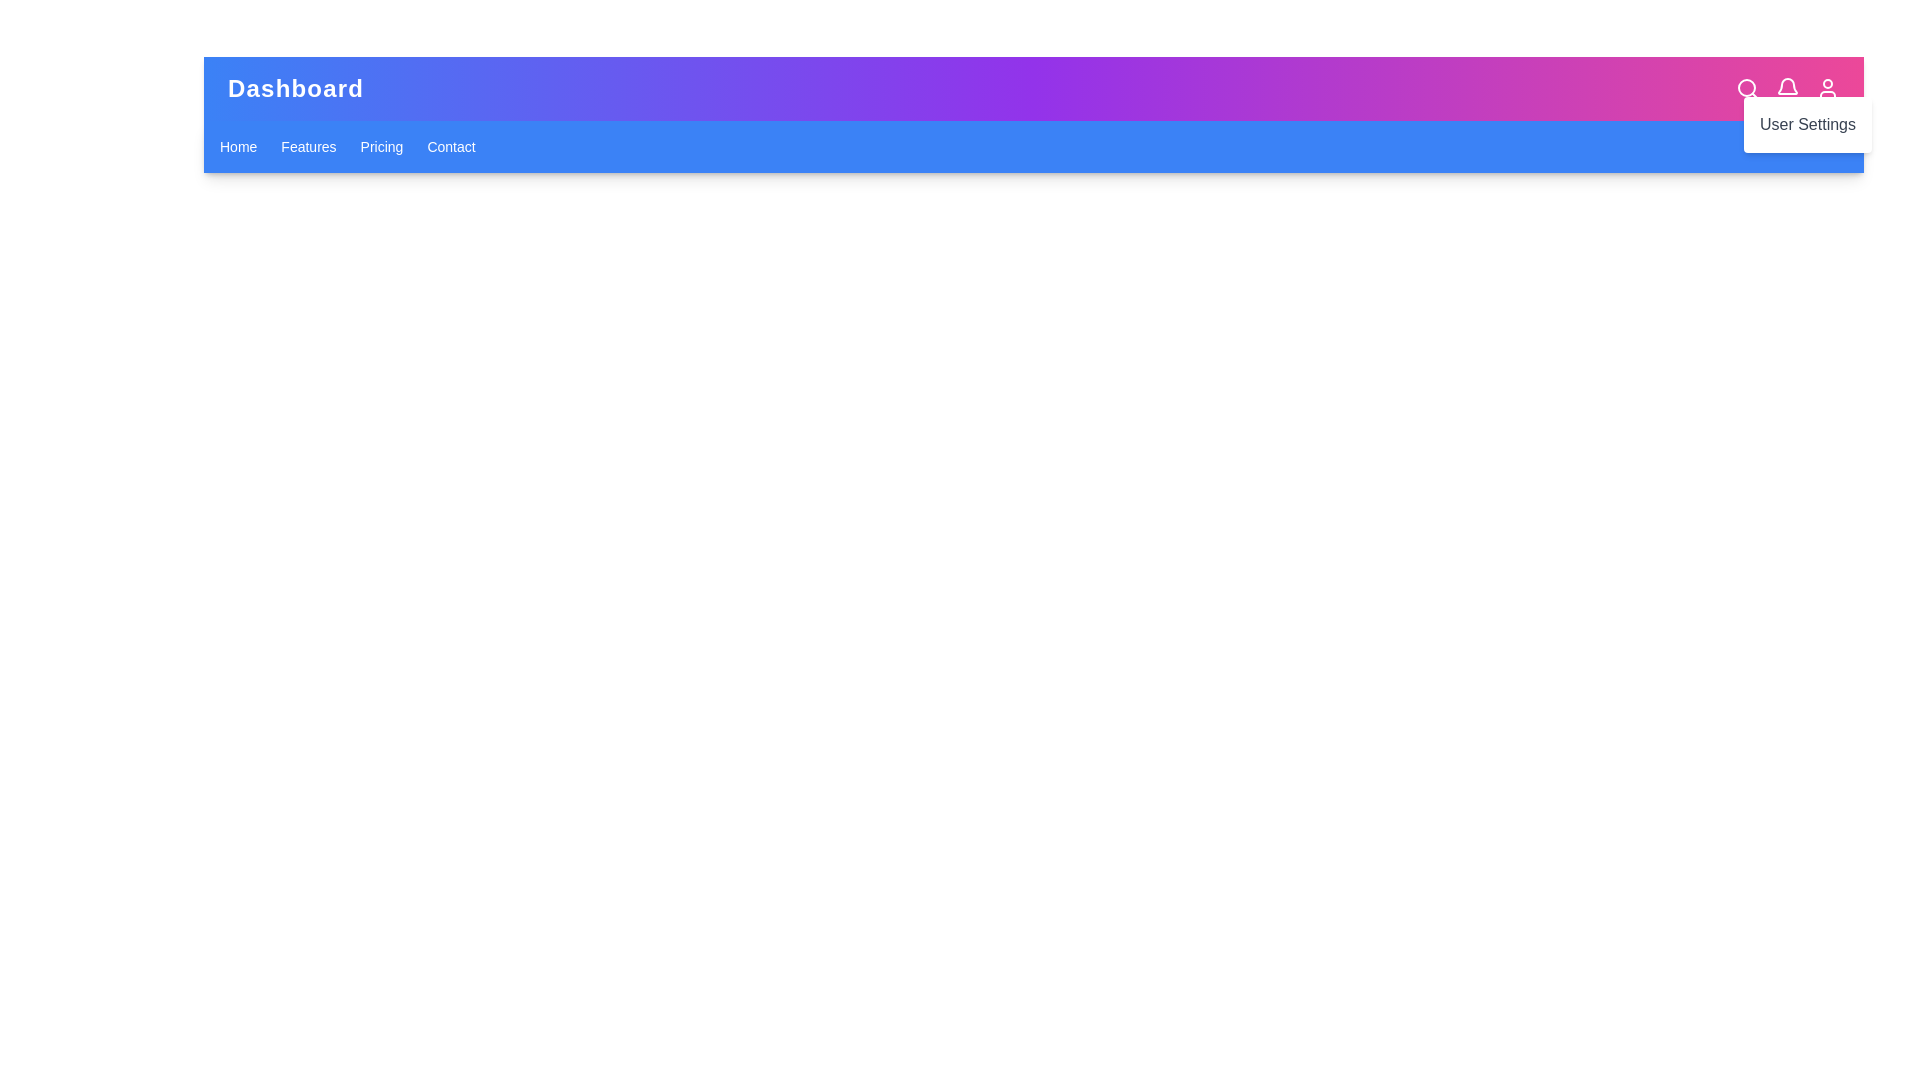  What do you see at coordinates (238, 145) in the screenshot?
I see `the navigation menu item Home` at bounding box center [238, 145].